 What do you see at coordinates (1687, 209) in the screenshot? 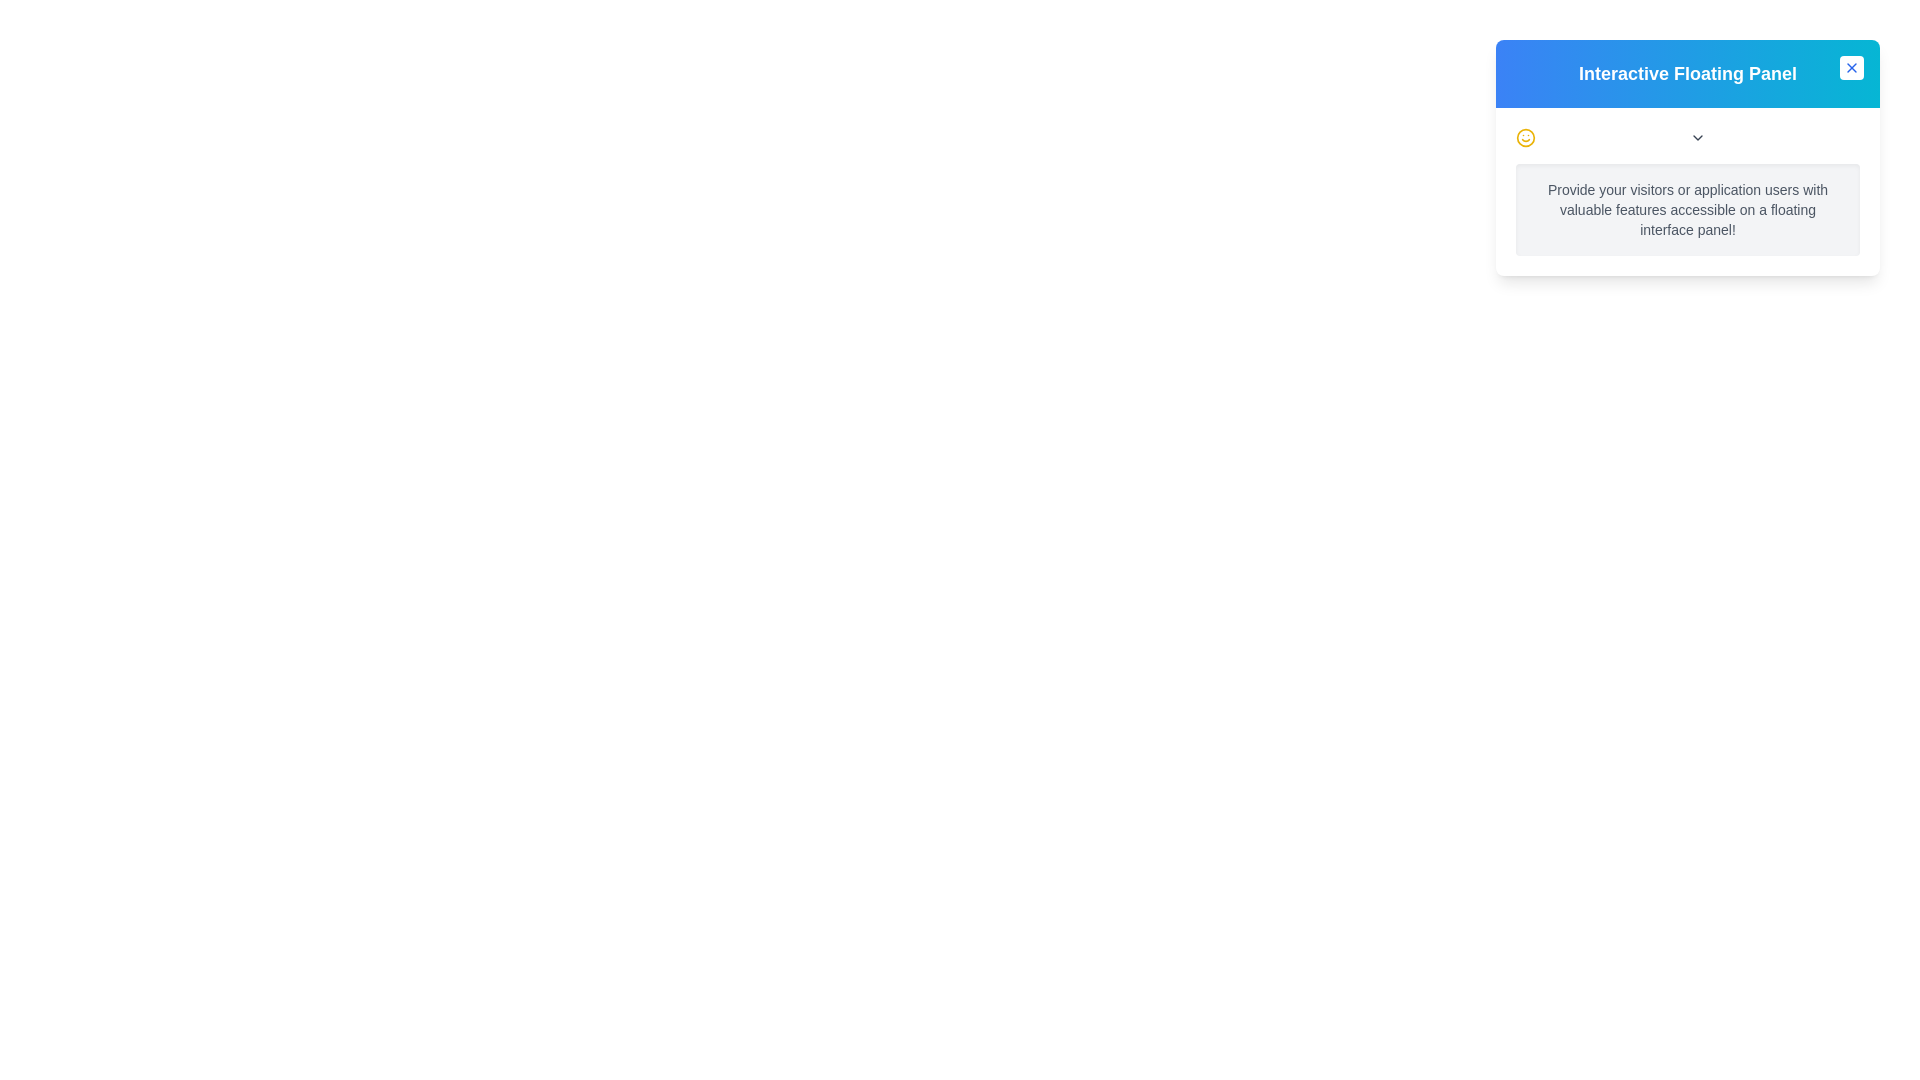
I see `the text box that provides descriptive messages or instructions within the floating panel interface, located in the middle-right section of the page, below the header and a row of interactive icons and buttons` at bounding box center [1687, 209].